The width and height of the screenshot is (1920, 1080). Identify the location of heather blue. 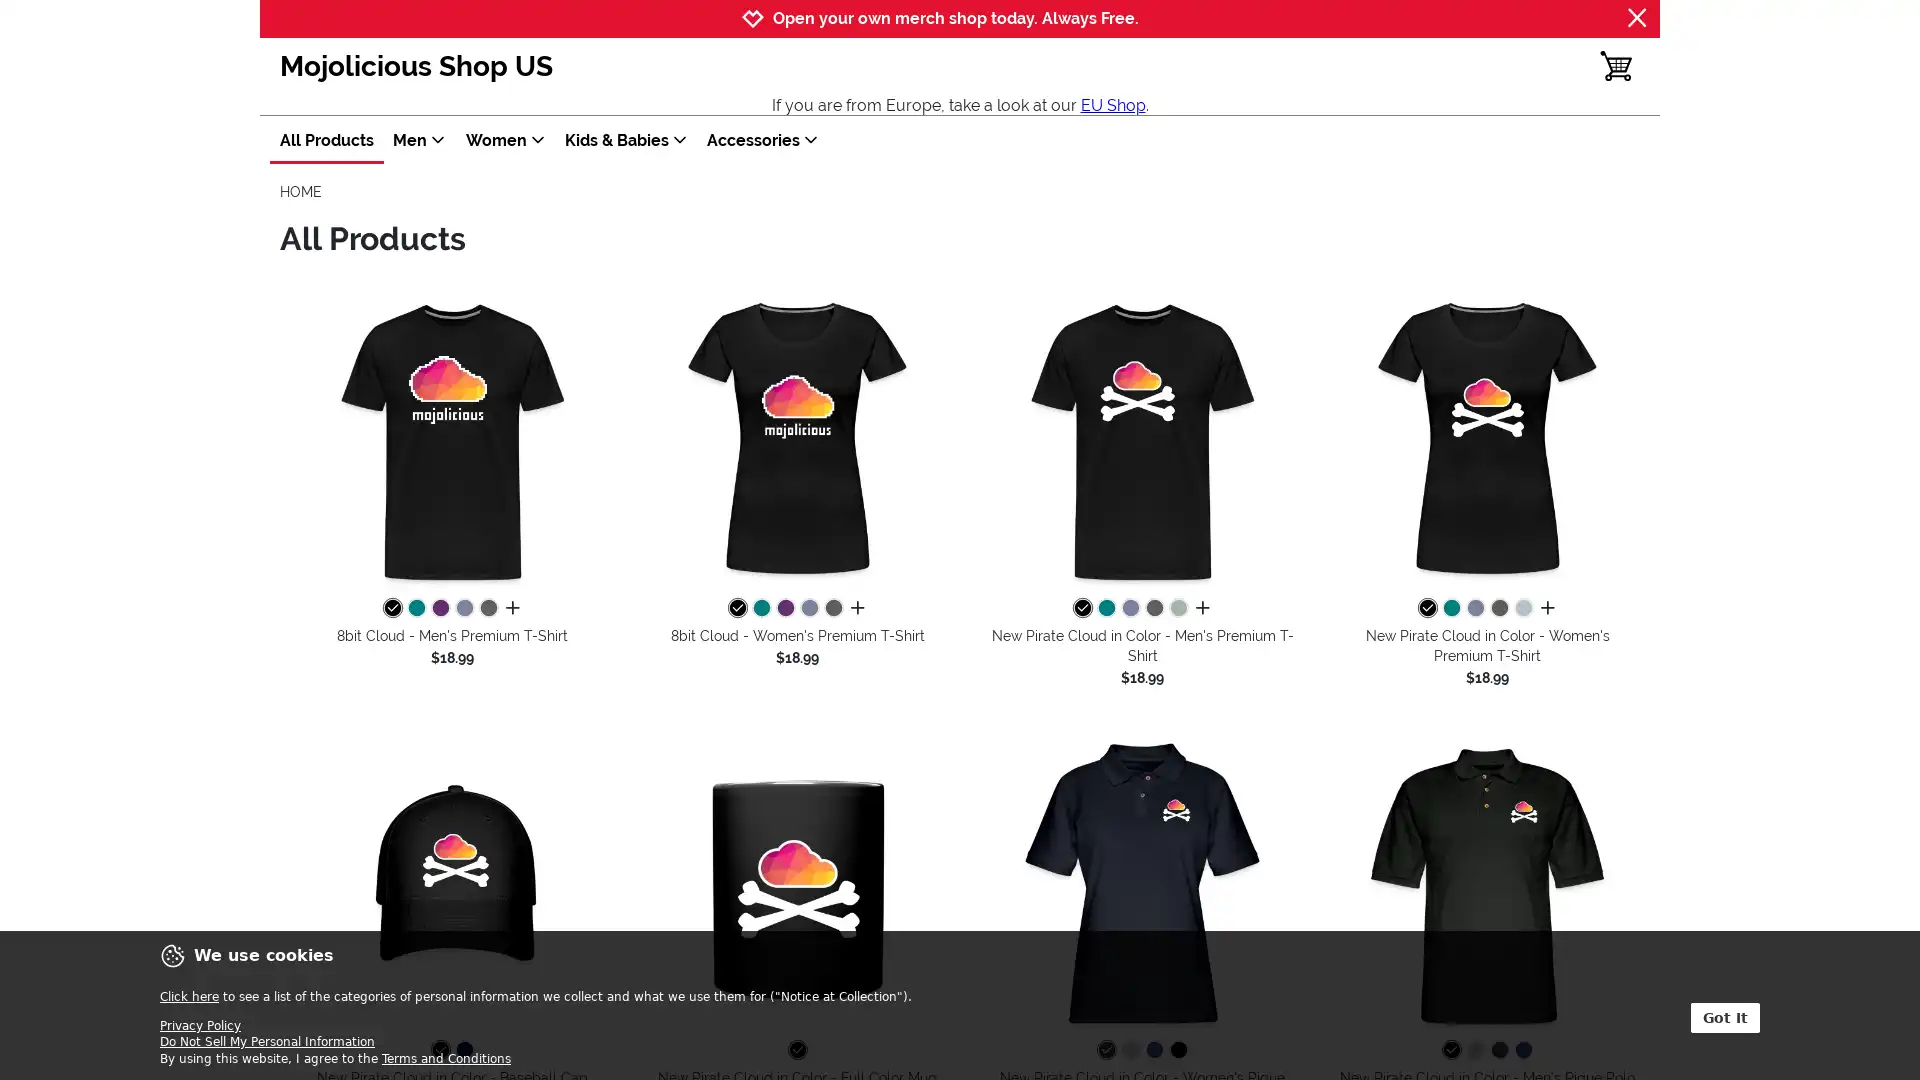
(1474, 608).